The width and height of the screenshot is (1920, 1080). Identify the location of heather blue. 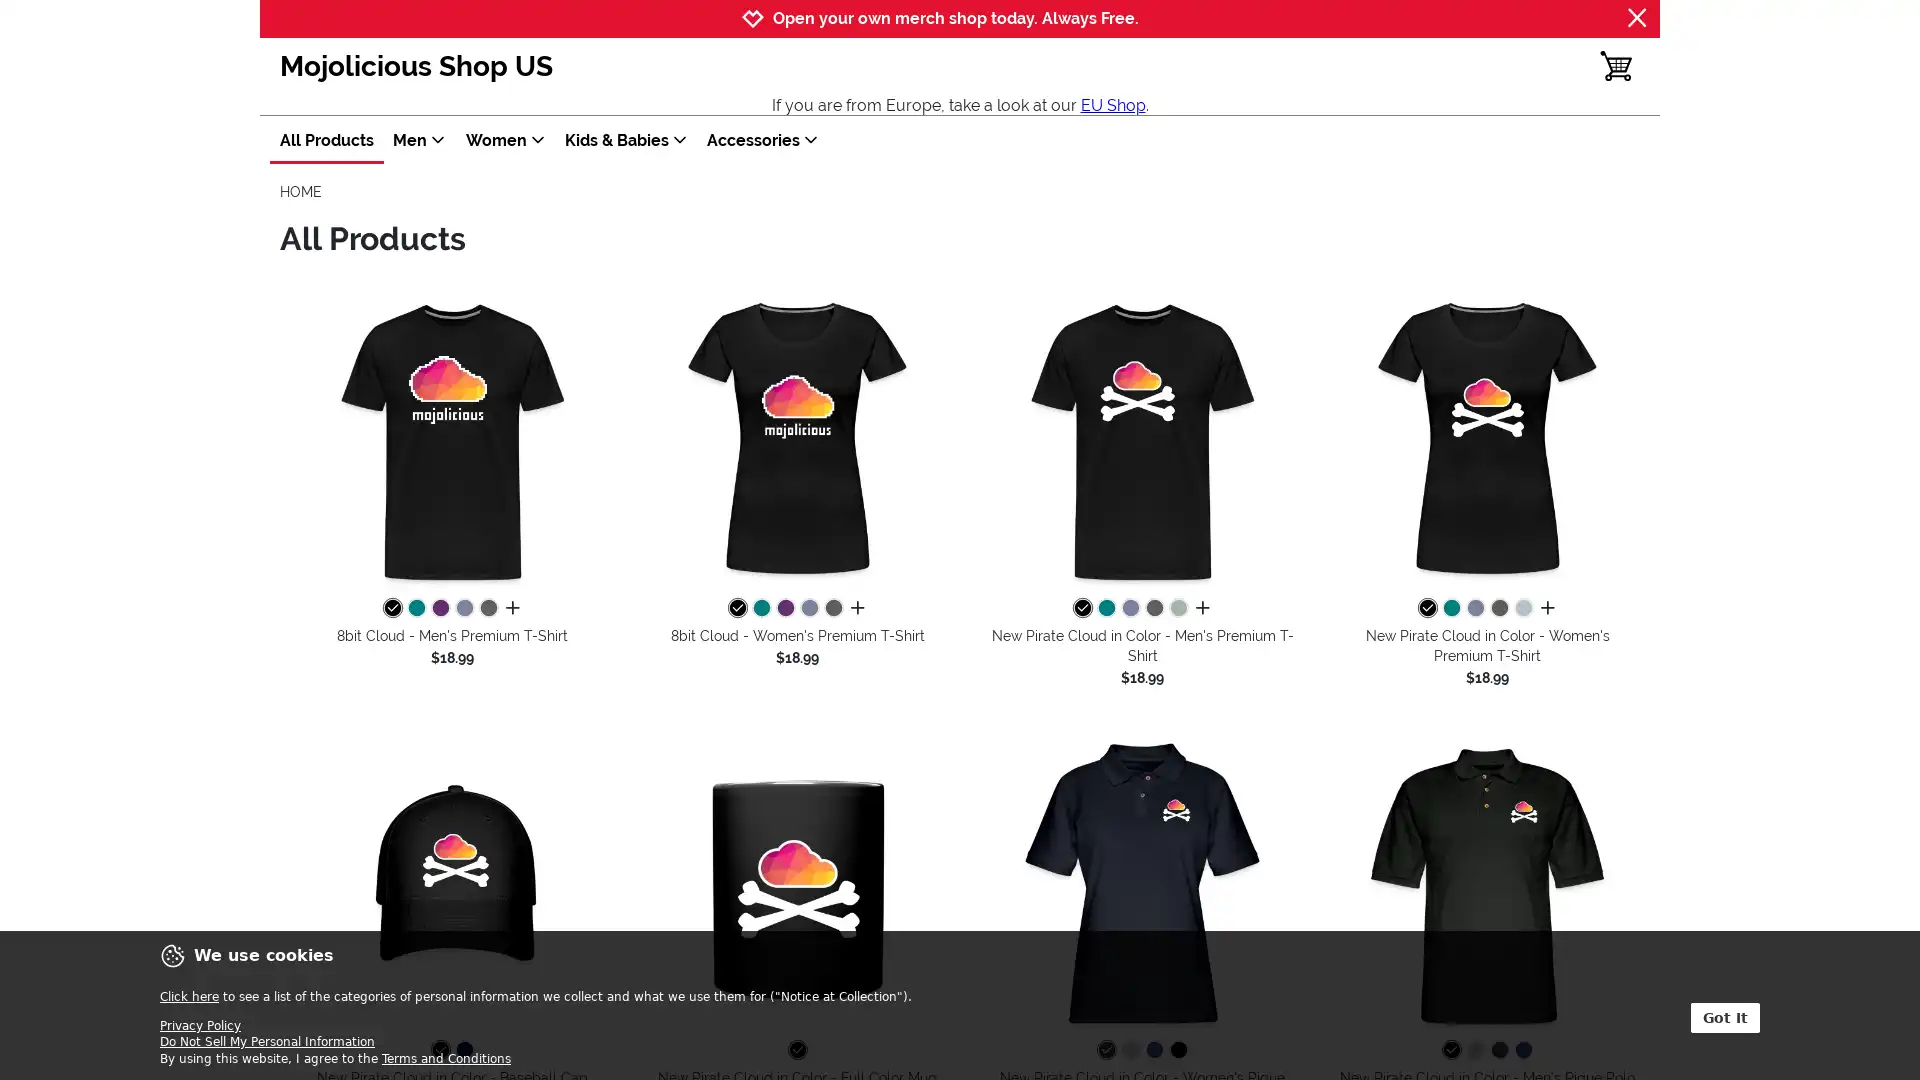
(1474, 608).